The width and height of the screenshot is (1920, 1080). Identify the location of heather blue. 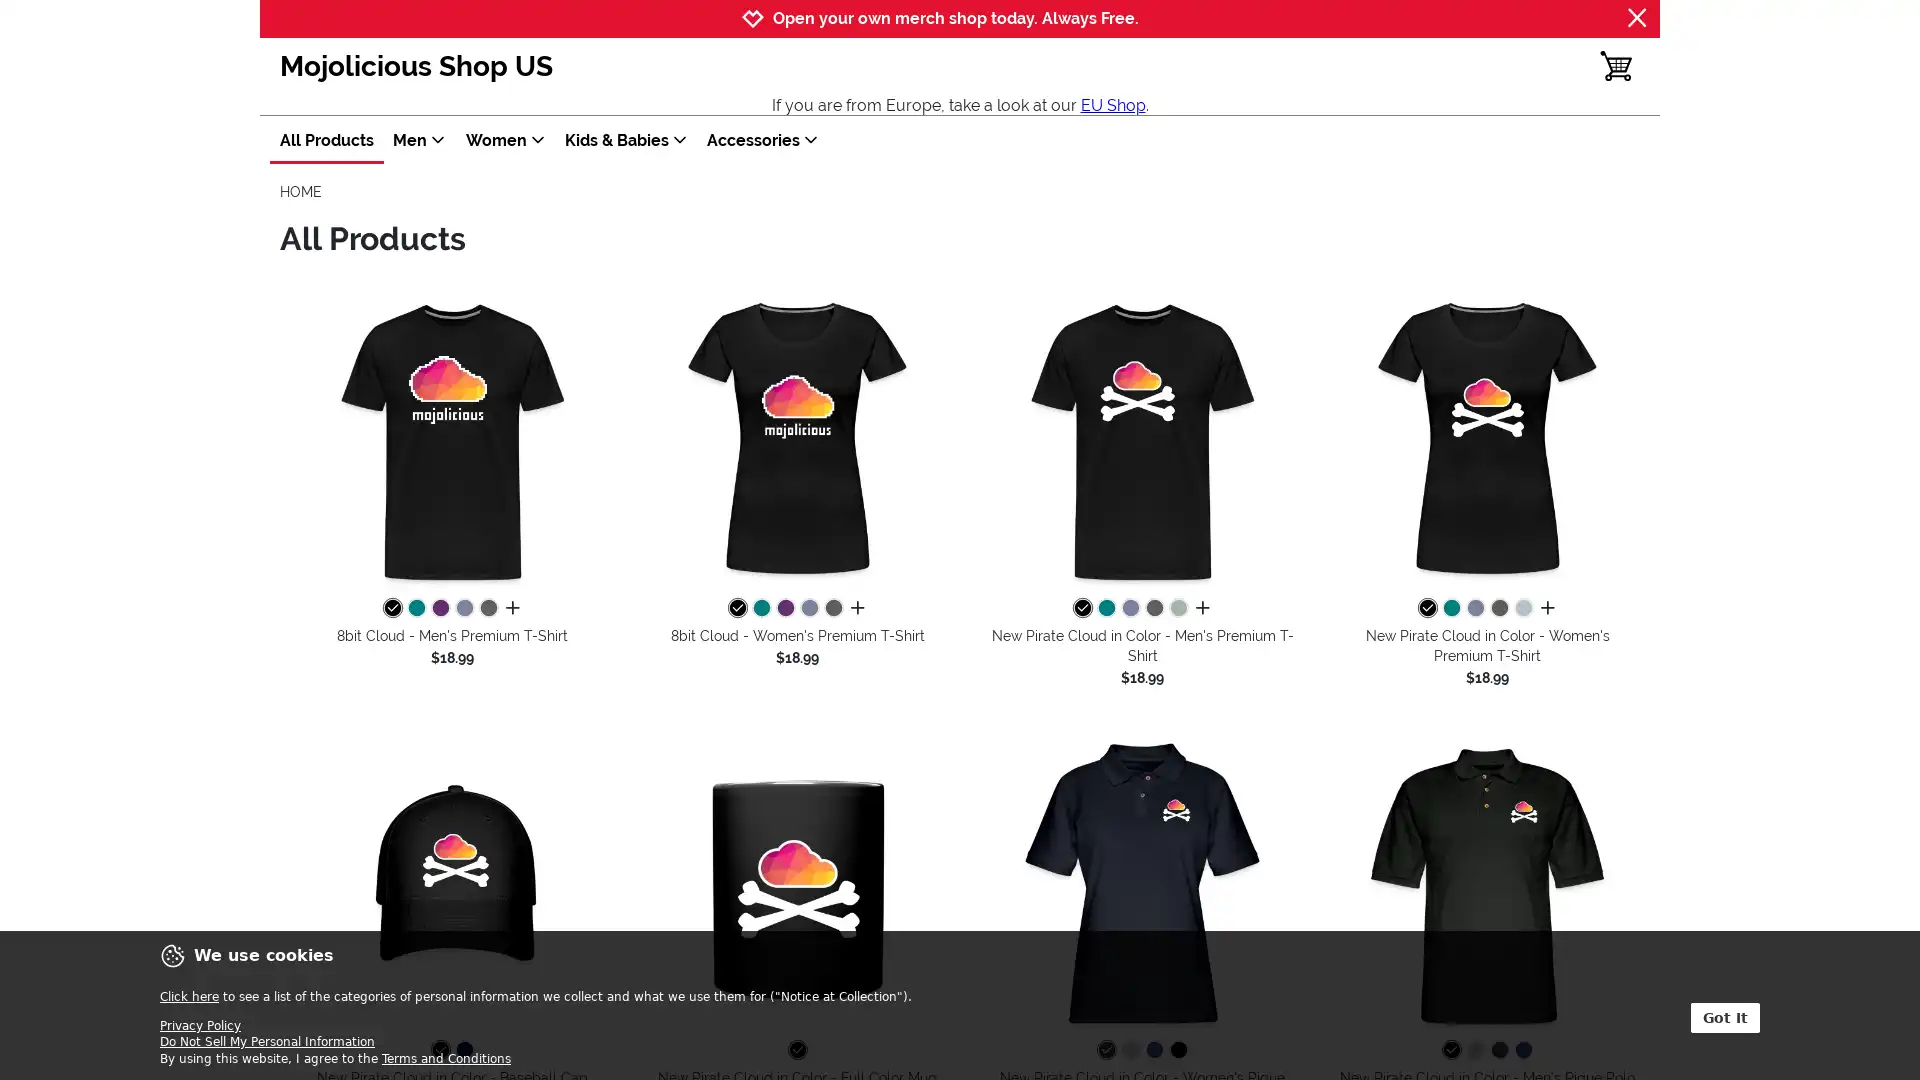
(1474, 608).